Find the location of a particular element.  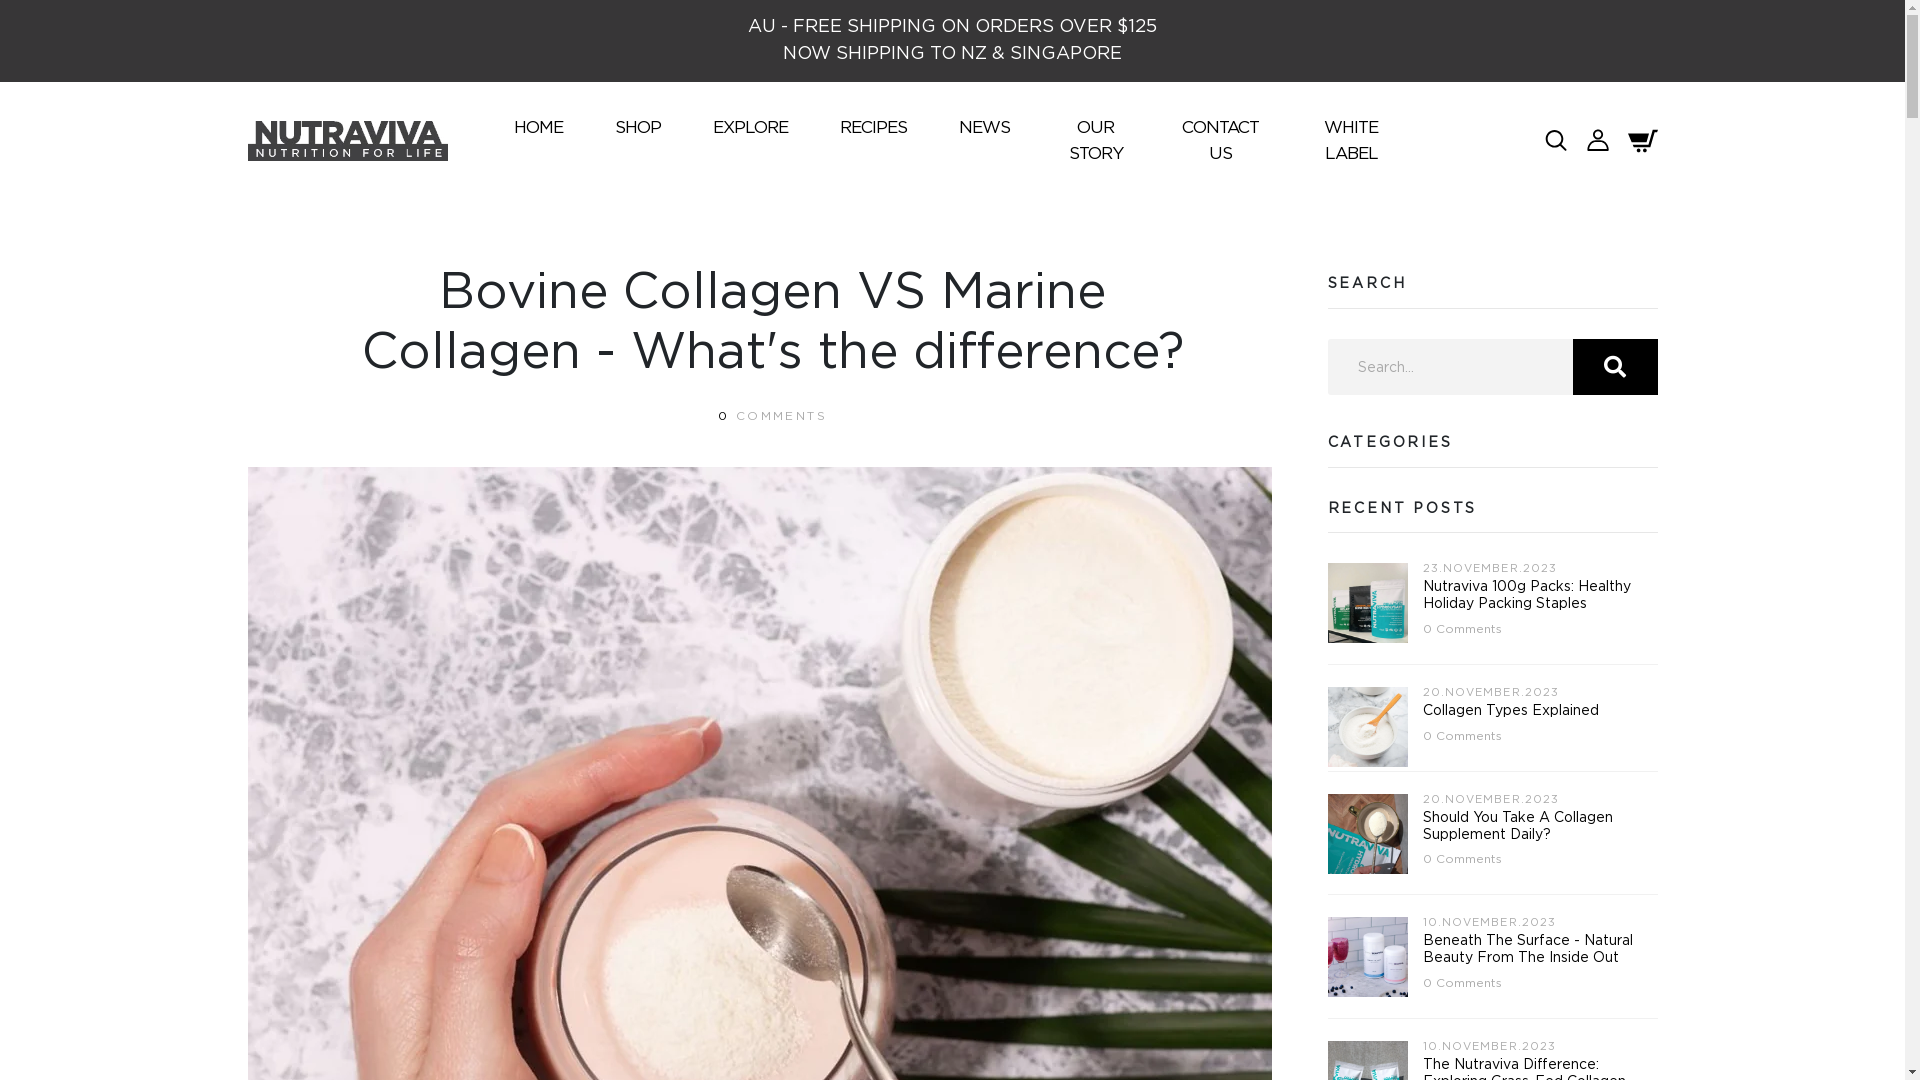

'NEWS' is located at coordinates (949, 127).